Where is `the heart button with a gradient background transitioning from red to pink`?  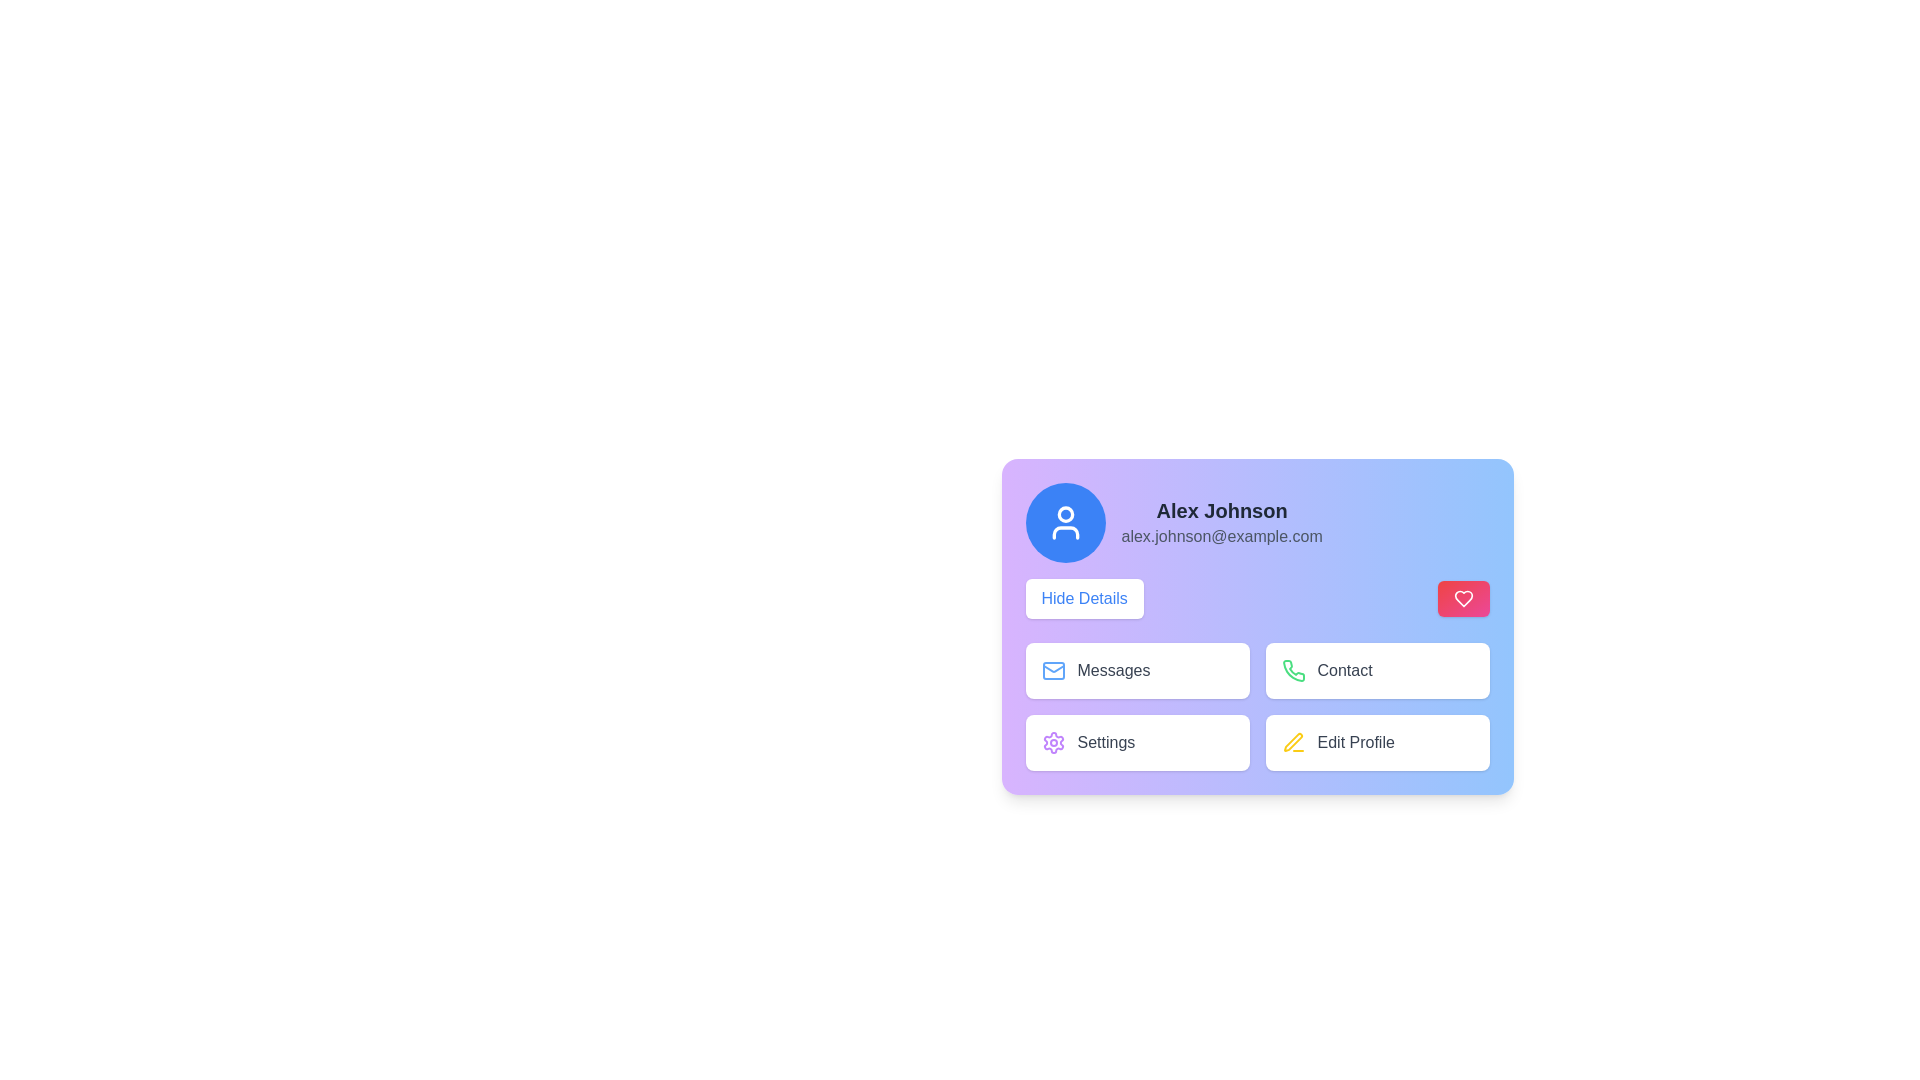
the heart button with a gradient background transitioning from red to pink is located at coordinates (1463, 597).